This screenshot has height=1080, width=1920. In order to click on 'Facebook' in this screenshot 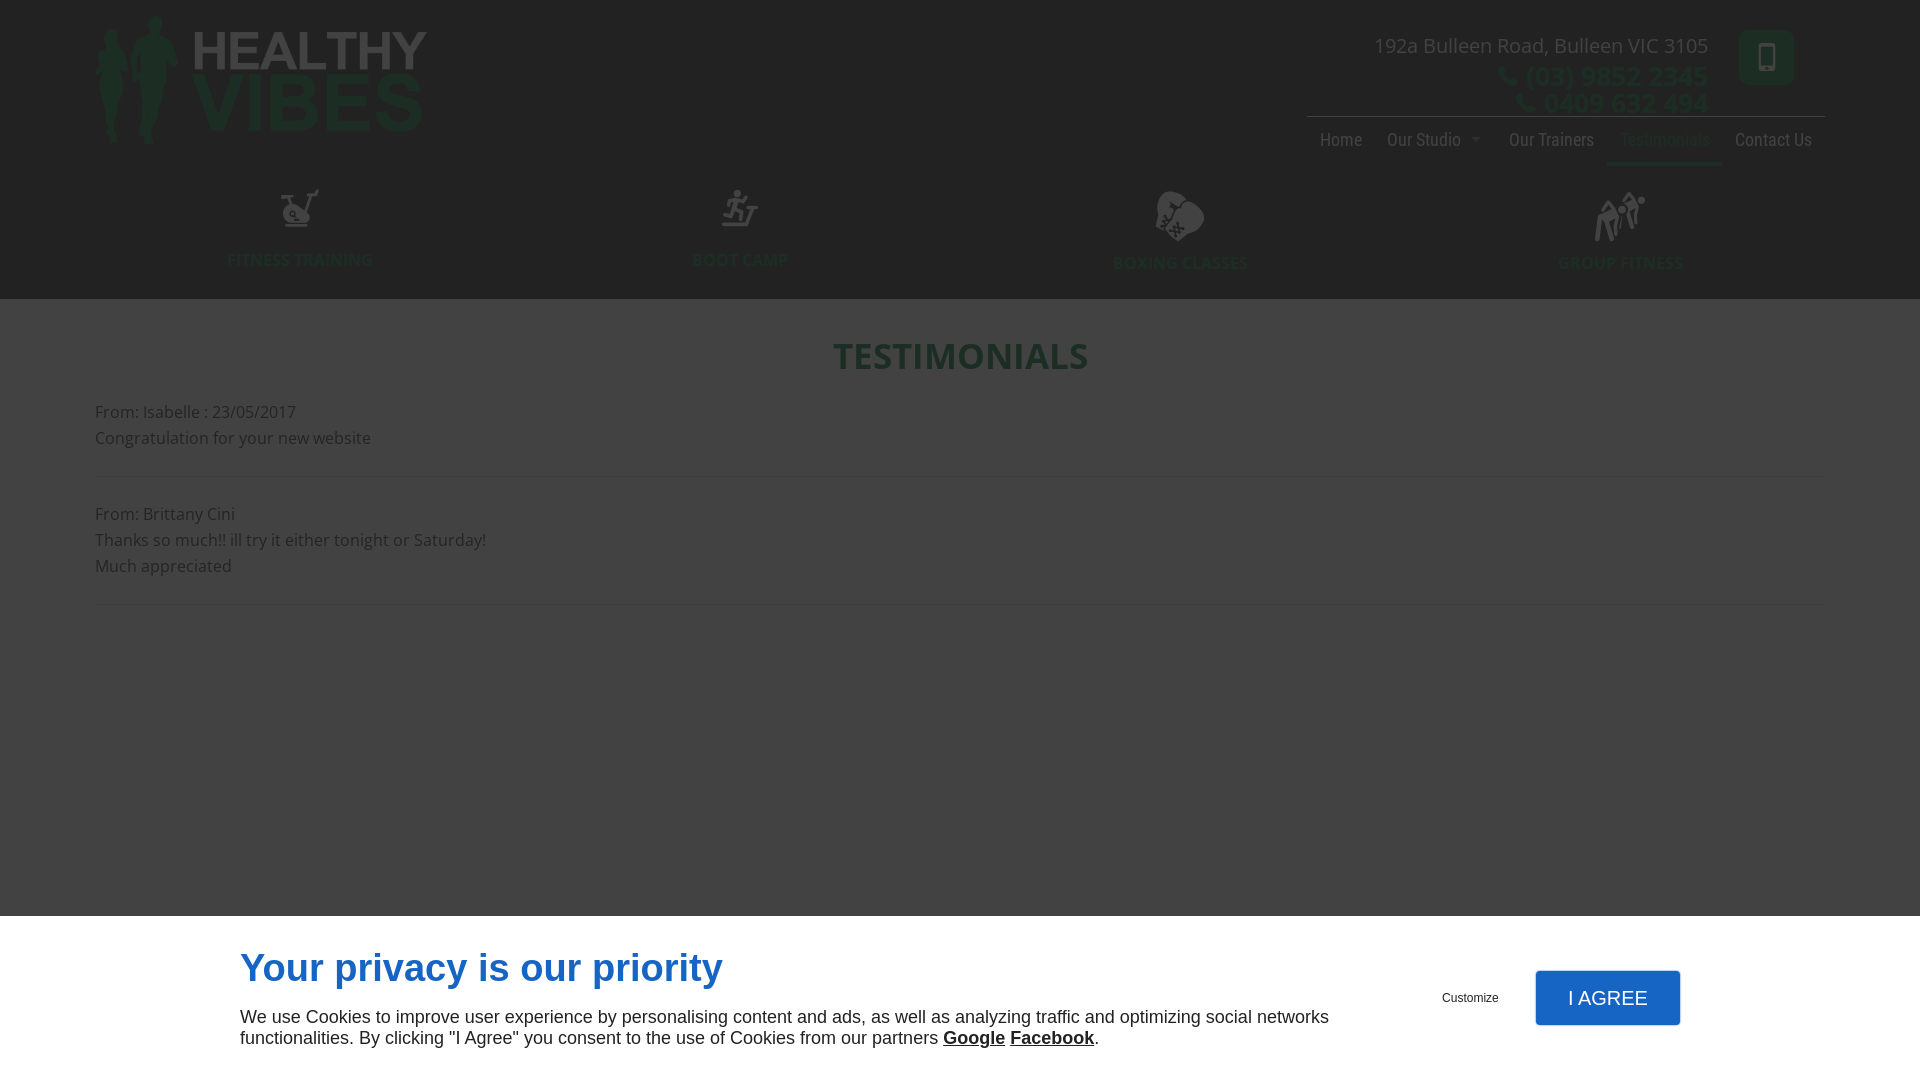, I will do `click(1050, 1036)`.